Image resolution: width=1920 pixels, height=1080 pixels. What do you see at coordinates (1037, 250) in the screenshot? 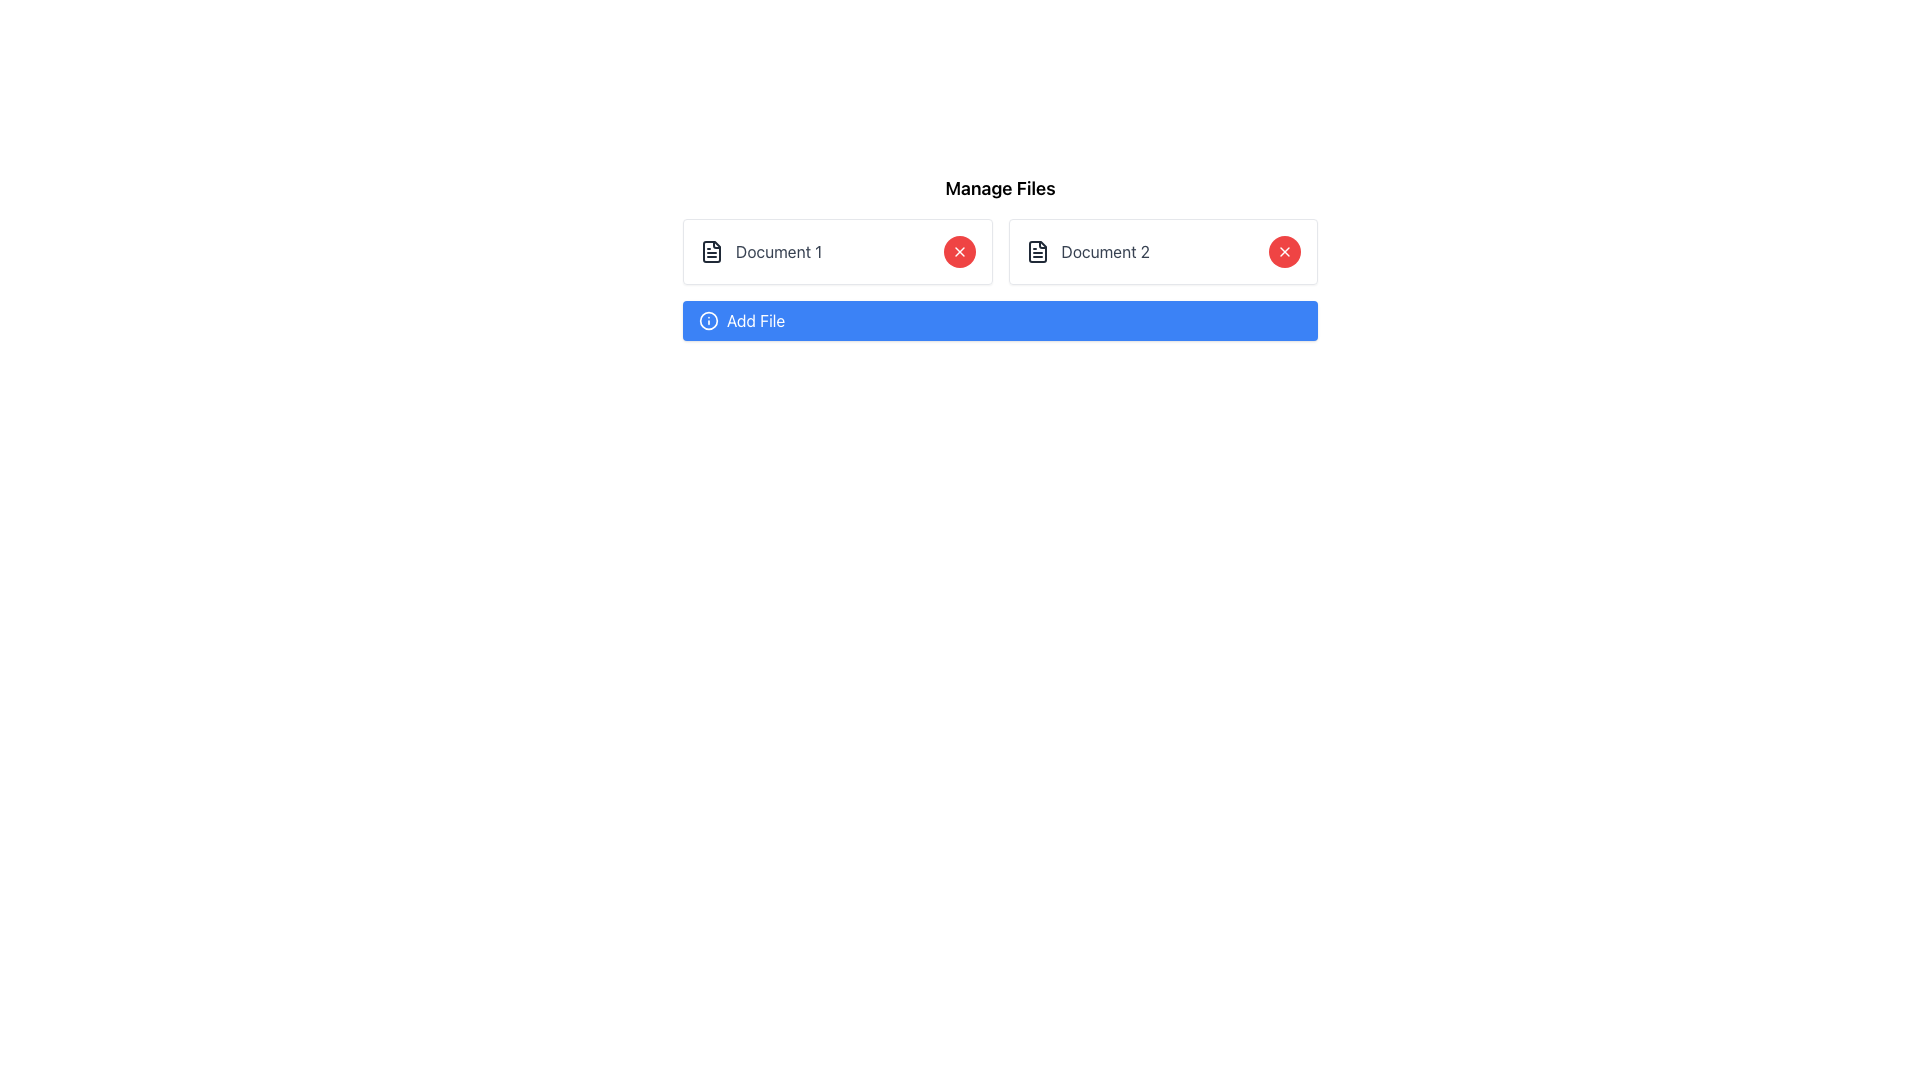
I see `the icon representing the file association for the second document, located directly to the left of the label 'Document 2'` at bounding box center [1037, 250].